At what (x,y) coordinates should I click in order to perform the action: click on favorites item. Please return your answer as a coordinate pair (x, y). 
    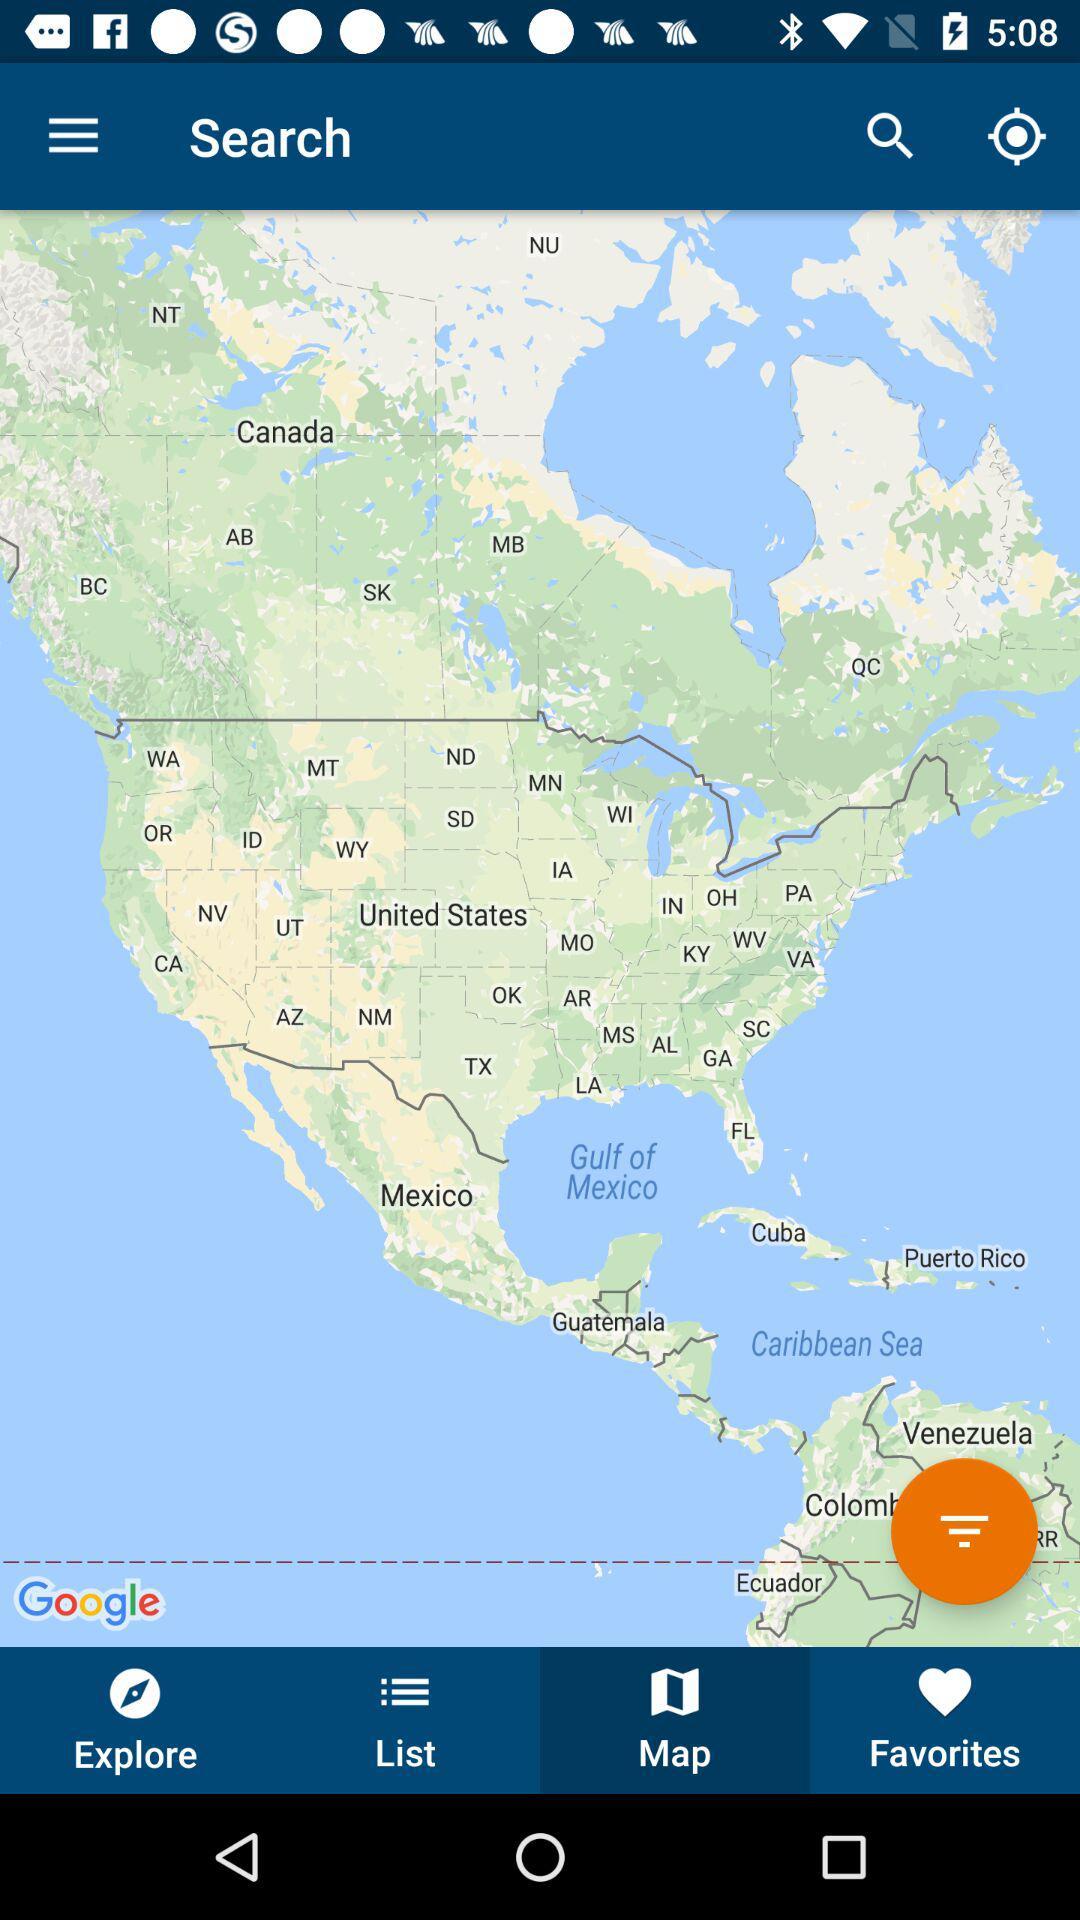
    Looking at the image, I should click on (945, 1719).